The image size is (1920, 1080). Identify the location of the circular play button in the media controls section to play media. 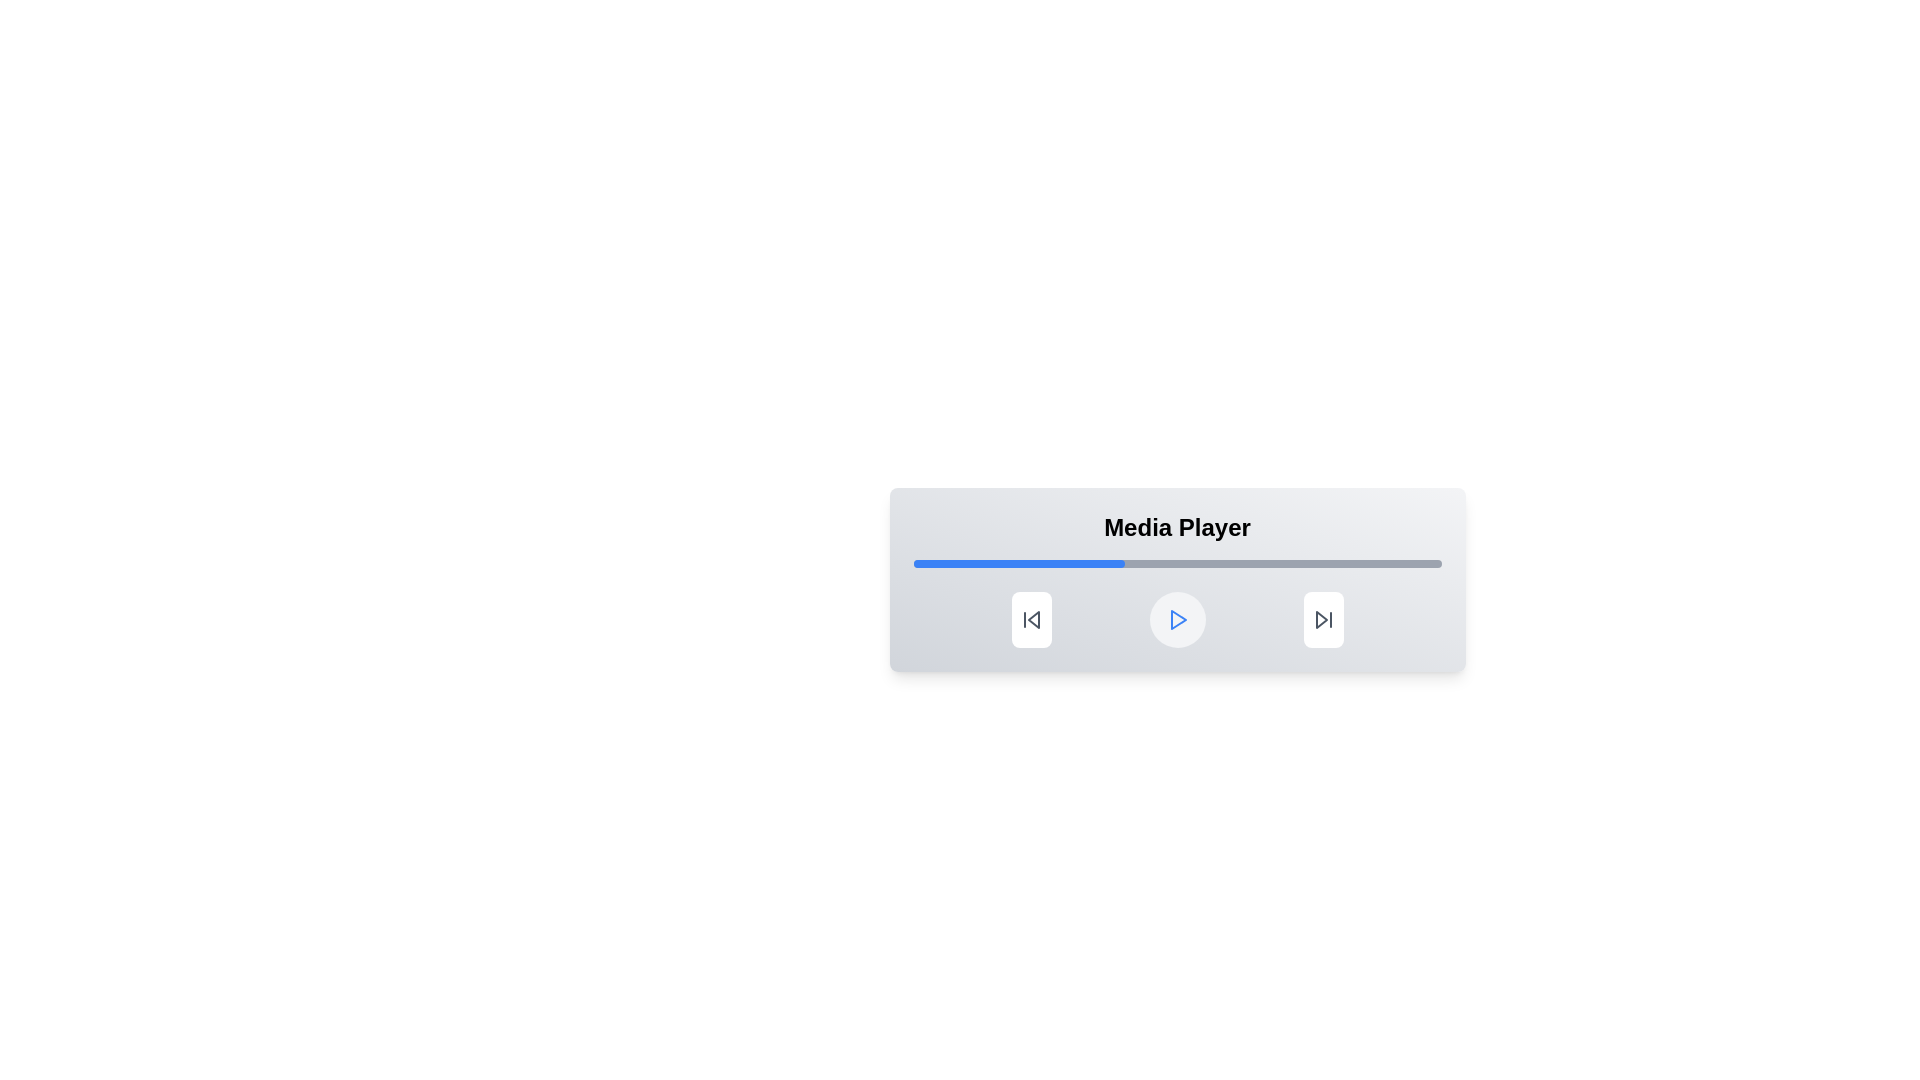
(1177, 603).